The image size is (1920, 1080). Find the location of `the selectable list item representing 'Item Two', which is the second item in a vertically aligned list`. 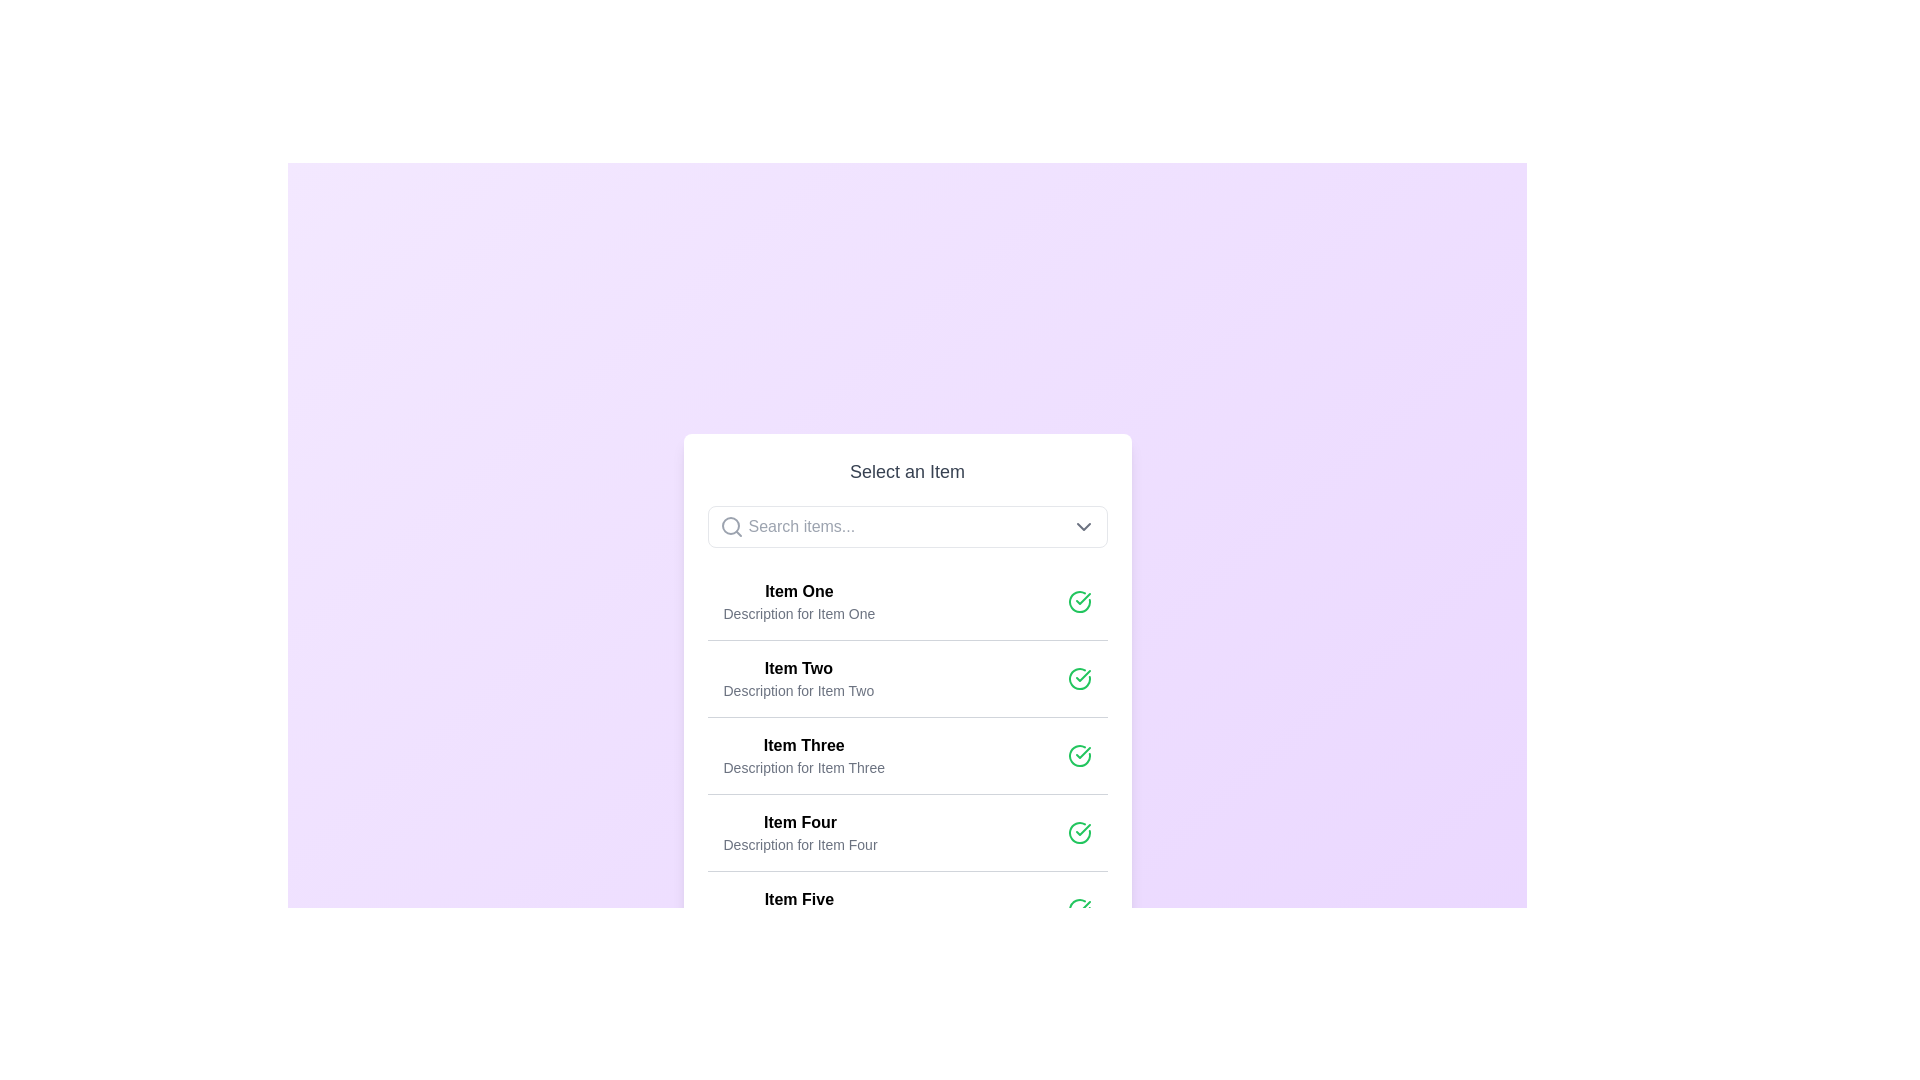

the selectable list item representing 'Item Two', which is the second item in a vertically aligned list is located at coordinates (797, 677).